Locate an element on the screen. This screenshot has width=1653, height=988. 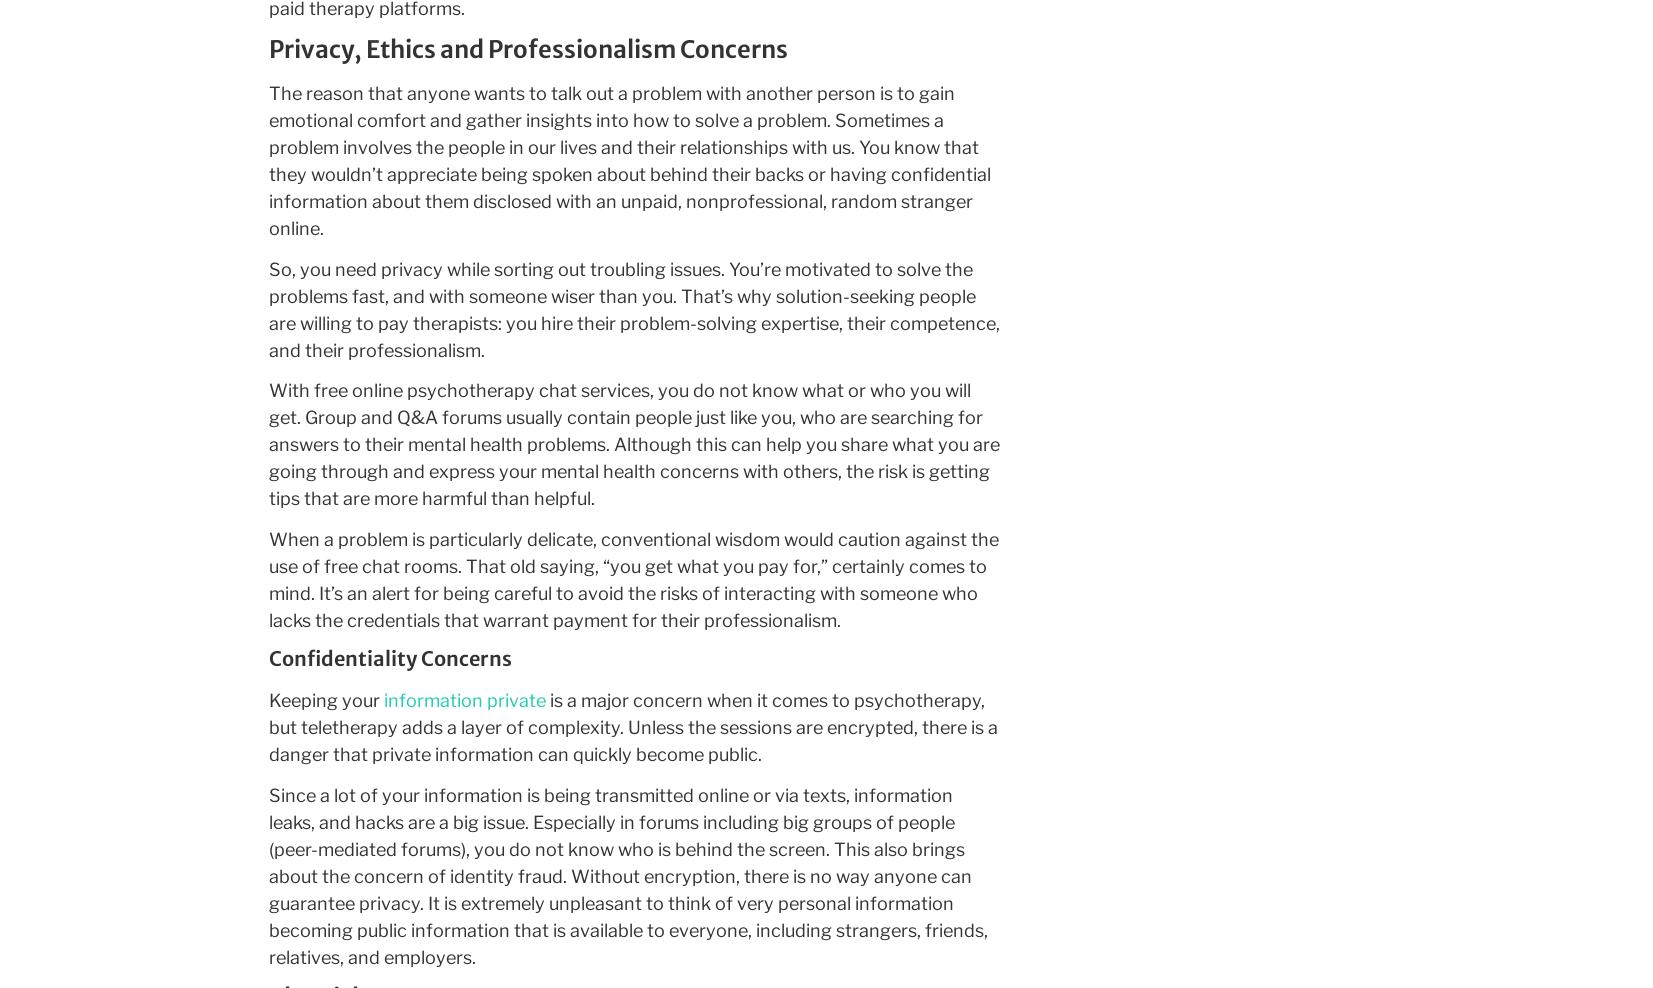
'With free online psychotherapy chat services, you do not know what or who you will get. Group and Q&A forums usually contain people just like you, who are searching for answers to their mental health problems. Although this can help you share what you are going through and express your mental health concerns with others, the risk is getting tips that are more harmful than helpful.' is located at coordinates (632, 444).